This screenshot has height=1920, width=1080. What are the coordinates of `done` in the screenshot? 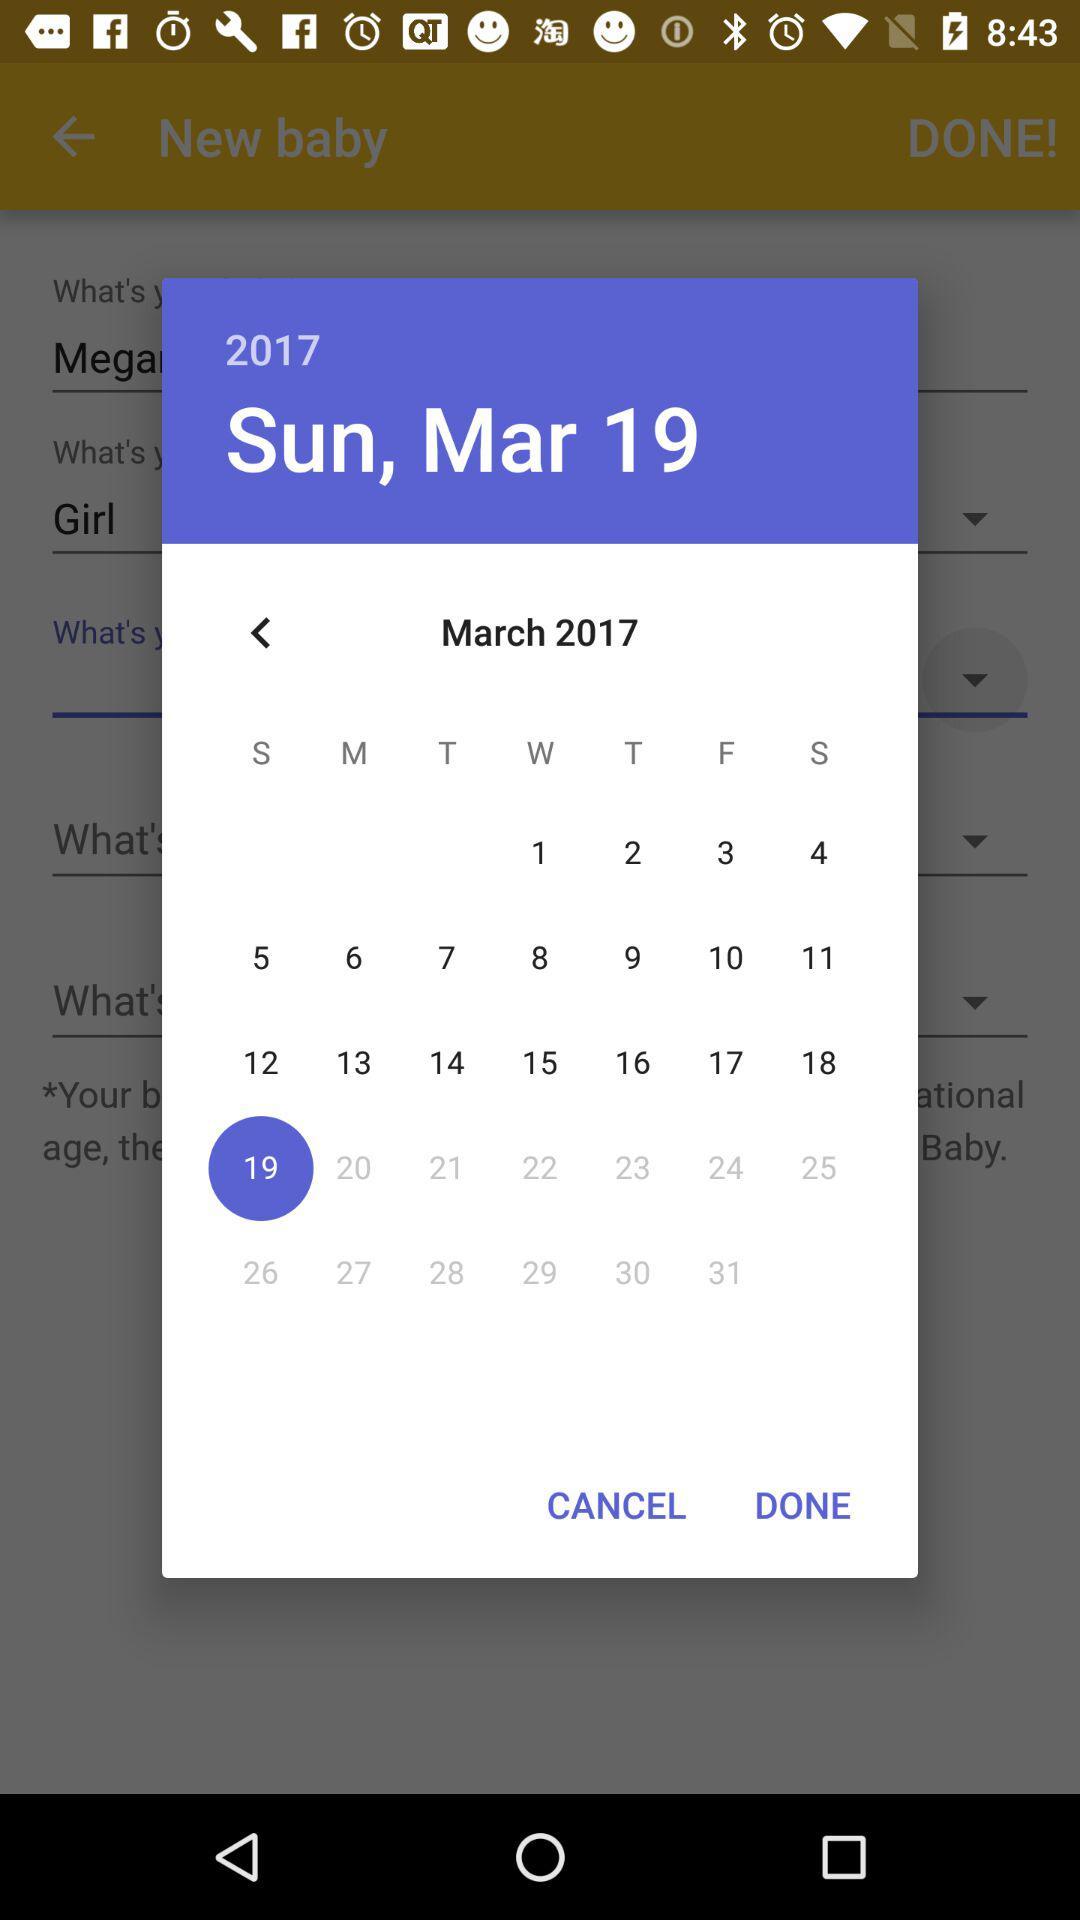 It's located at (801, 1504).